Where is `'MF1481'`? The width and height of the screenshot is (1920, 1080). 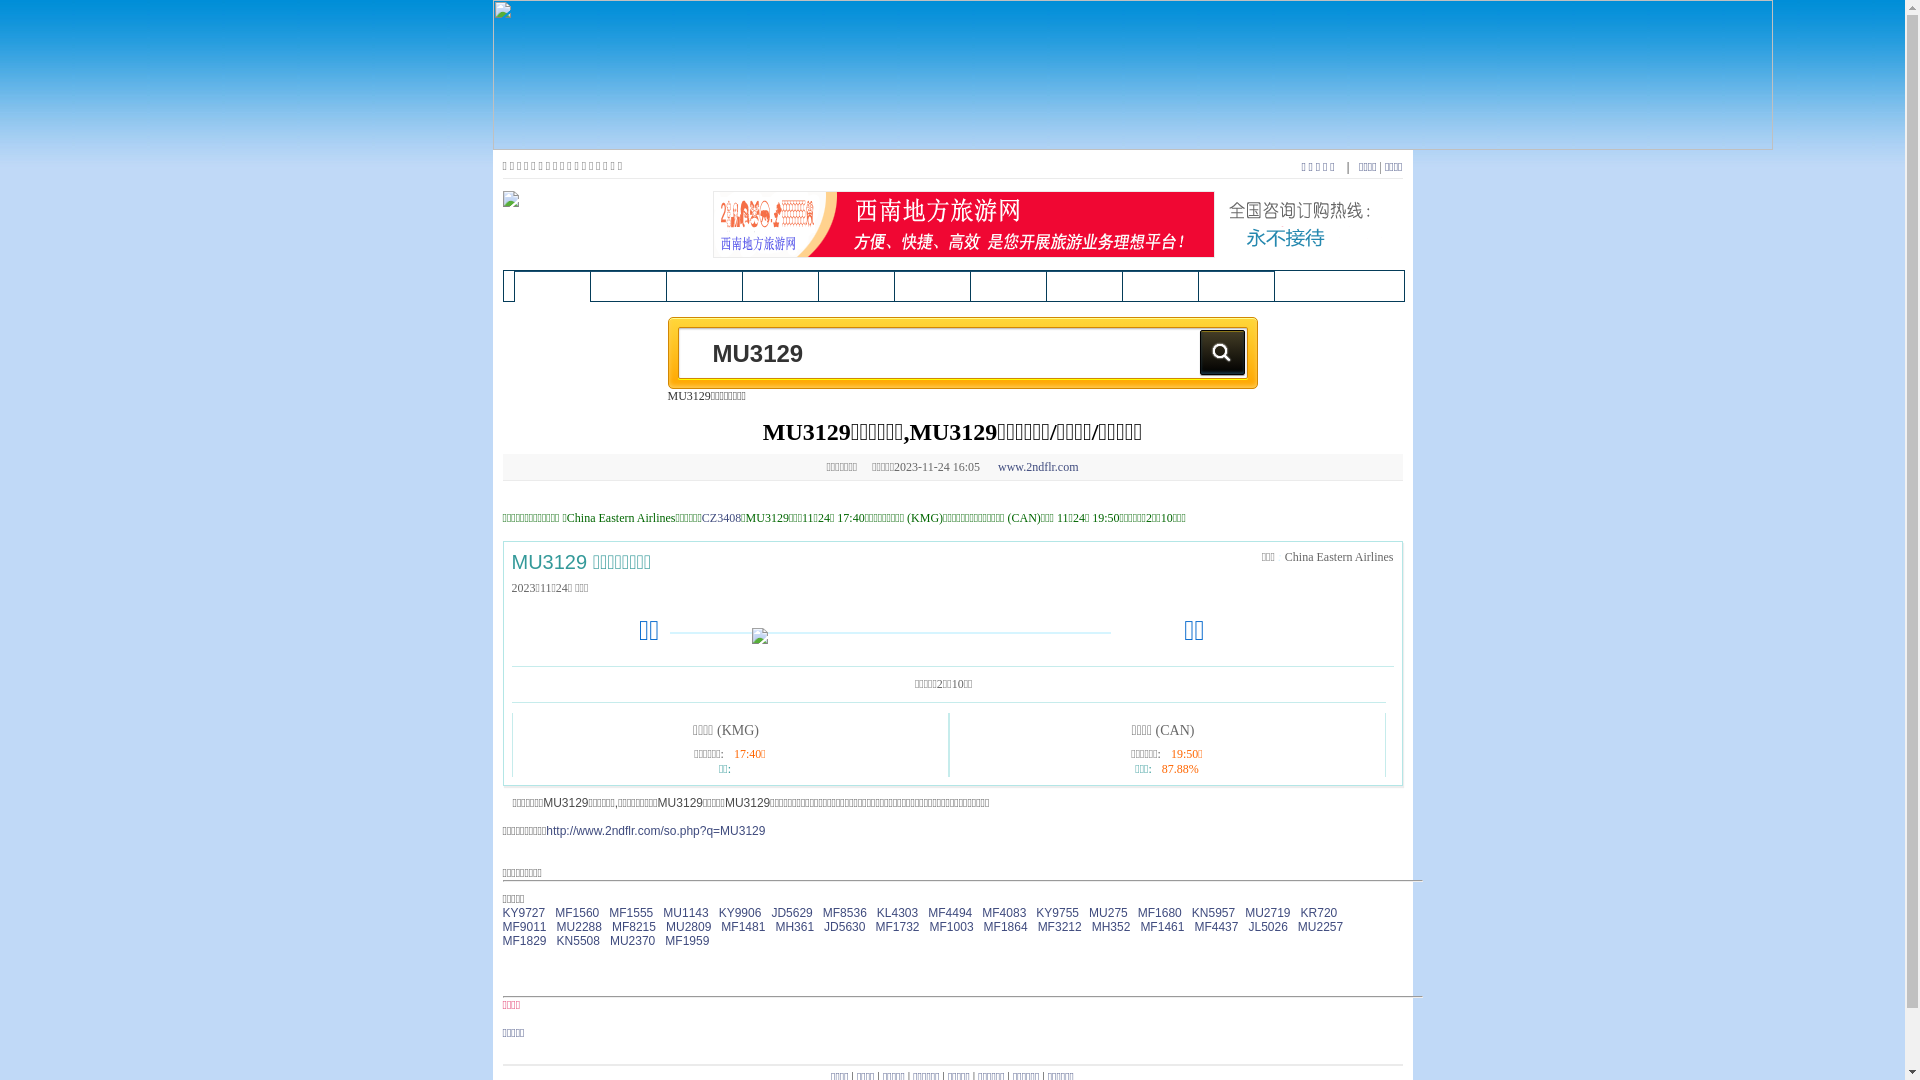
'MF1481' is located at coordinates (720, 926).